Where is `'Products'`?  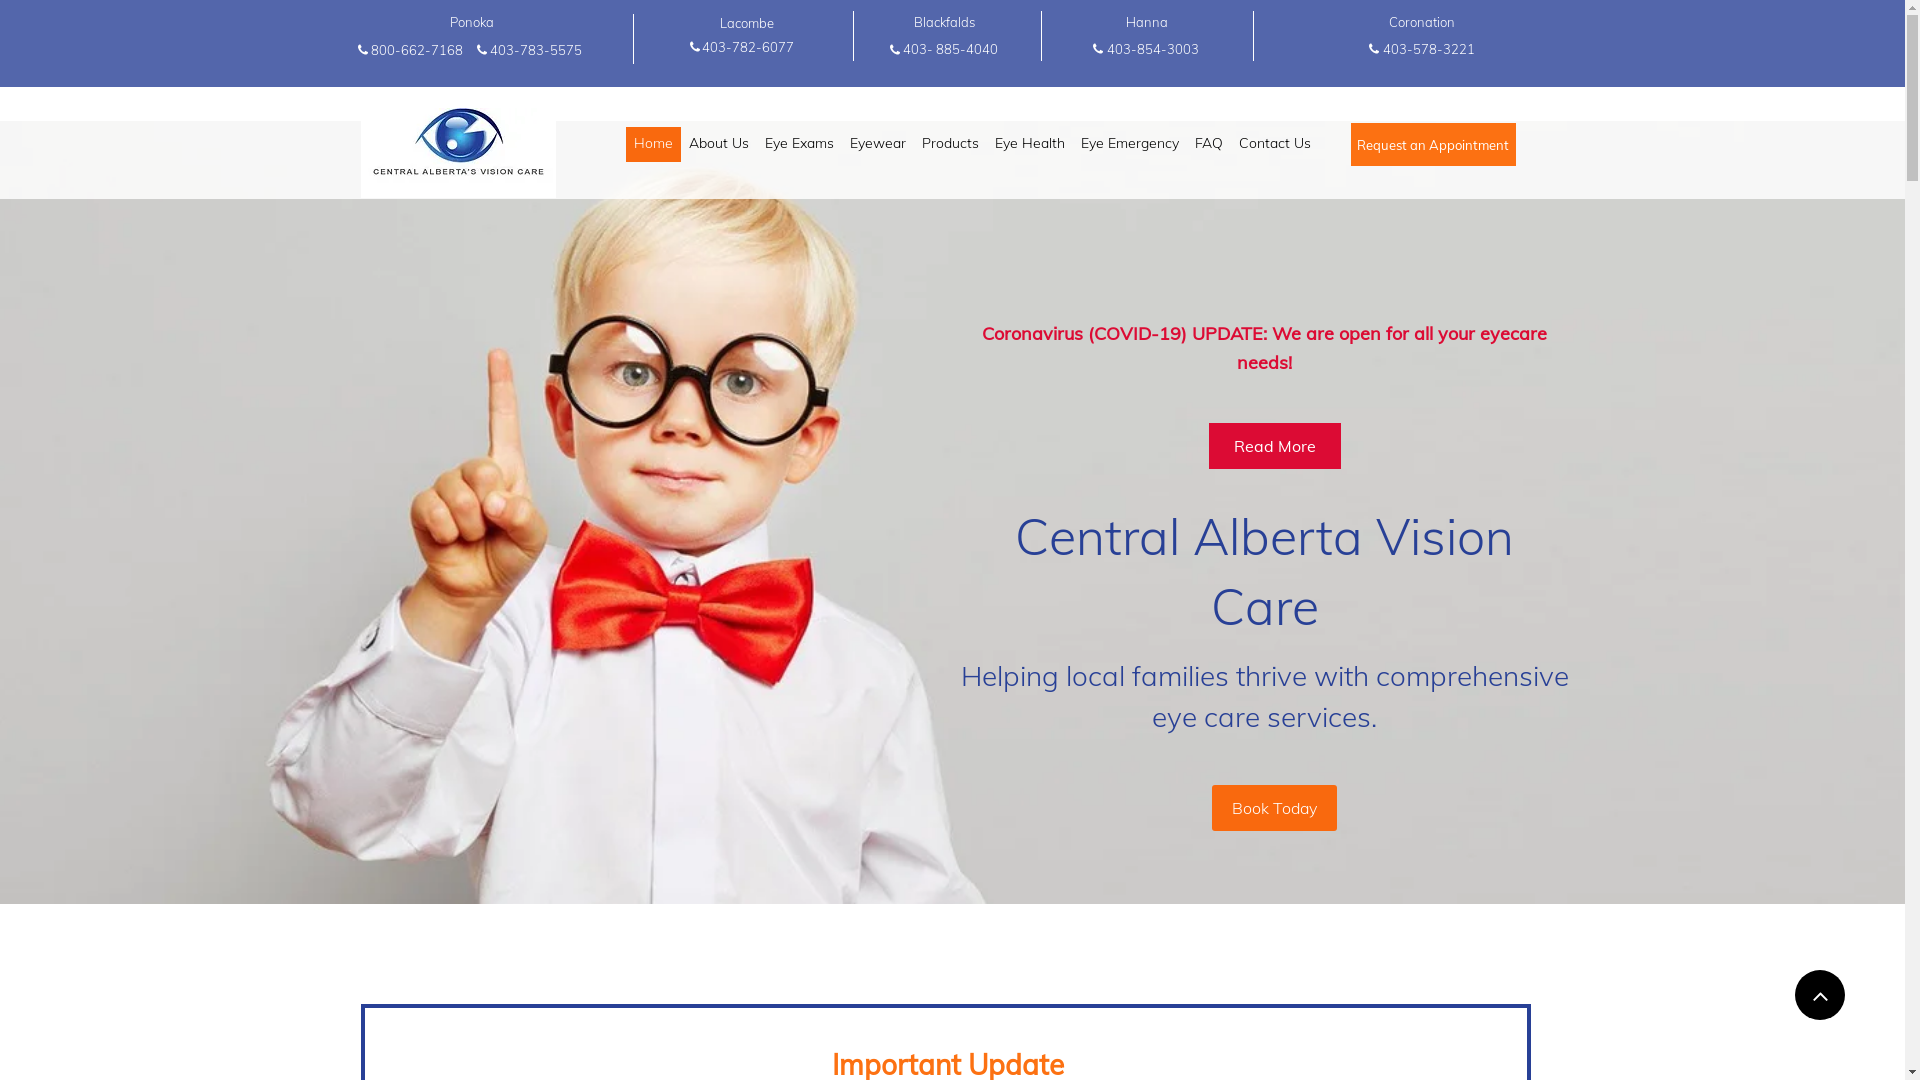 'Products' is located at coordinates (912, 143).